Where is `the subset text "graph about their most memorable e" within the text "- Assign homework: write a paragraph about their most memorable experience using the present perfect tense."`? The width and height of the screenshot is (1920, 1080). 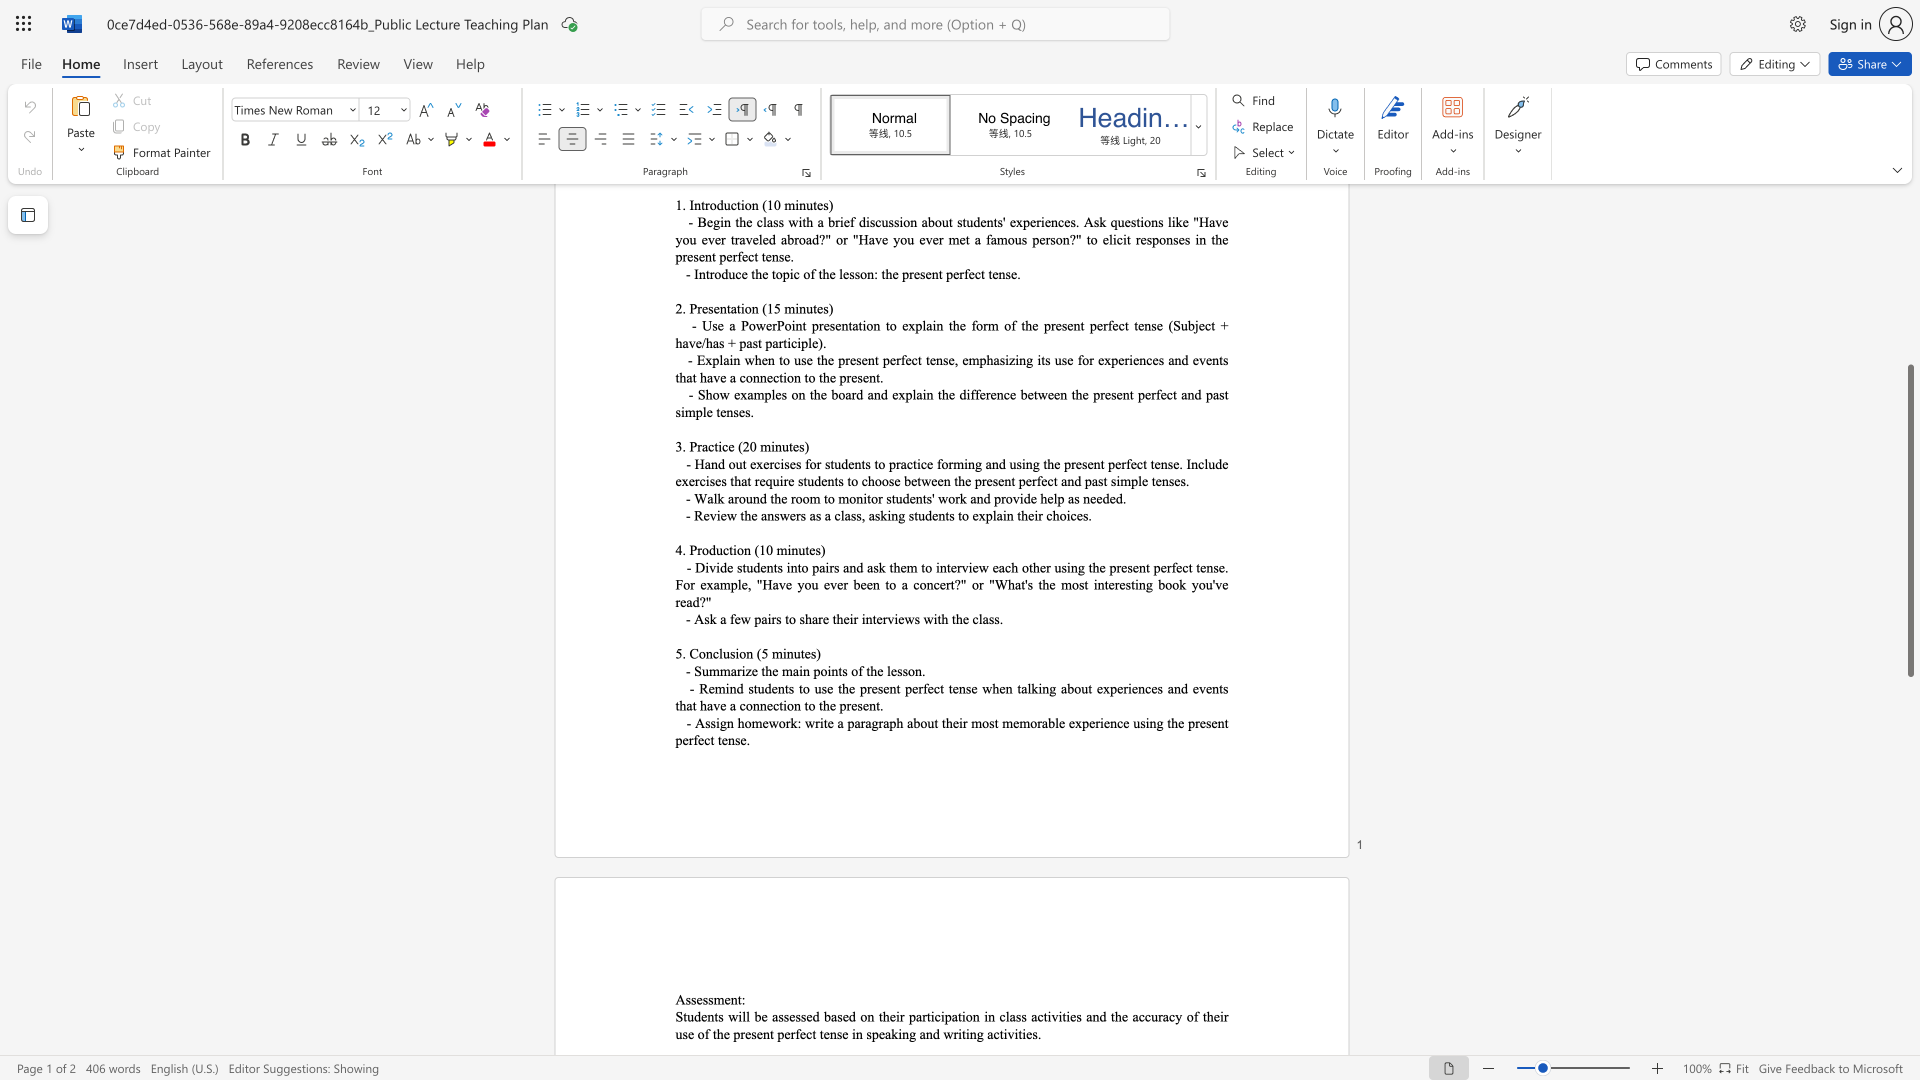
the subset text "graph about their most memorable e" within the text "- Assign homework: write a paragraph about their most memorable experience using the present perfect tense." is located at coordinates (871, 723).